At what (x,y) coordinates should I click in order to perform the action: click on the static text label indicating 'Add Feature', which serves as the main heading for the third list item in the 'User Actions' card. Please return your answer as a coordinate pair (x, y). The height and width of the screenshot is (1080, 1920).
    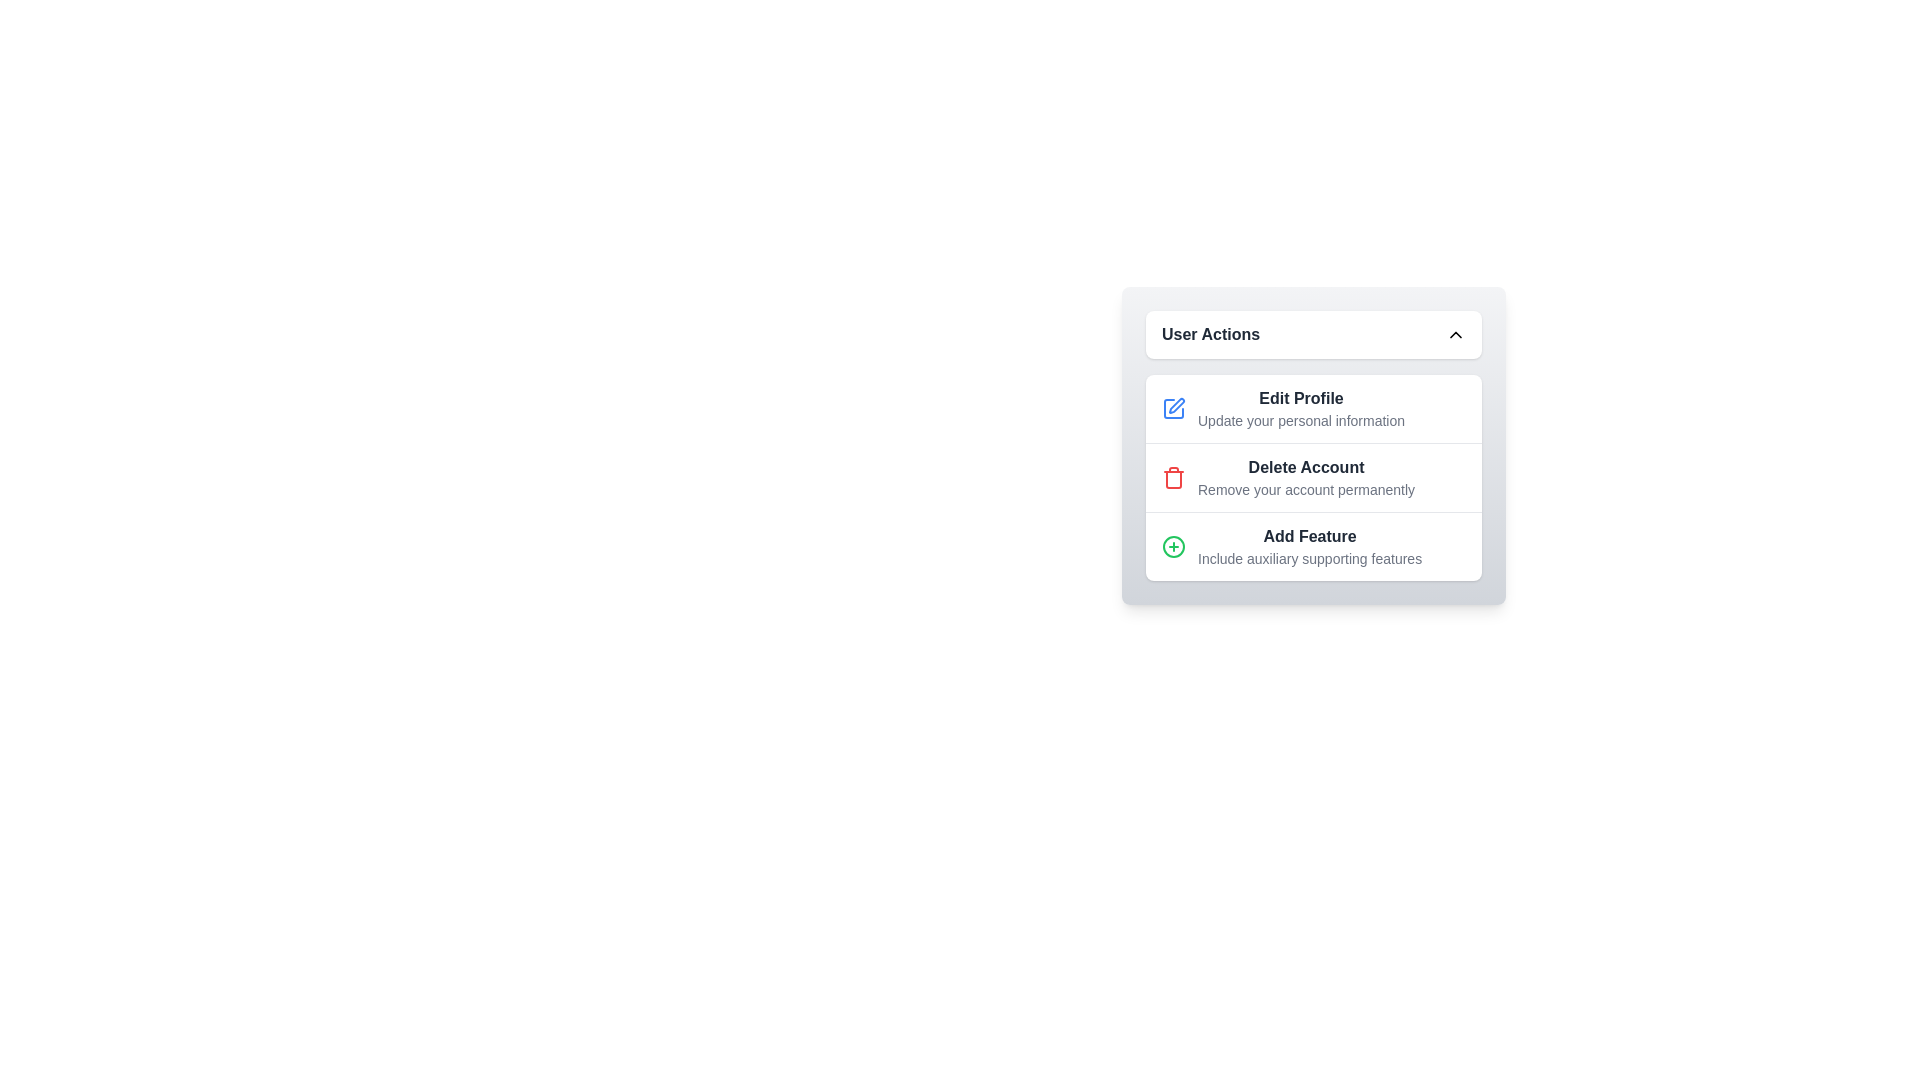
    Looking at the image, I should click on (1310, 535).